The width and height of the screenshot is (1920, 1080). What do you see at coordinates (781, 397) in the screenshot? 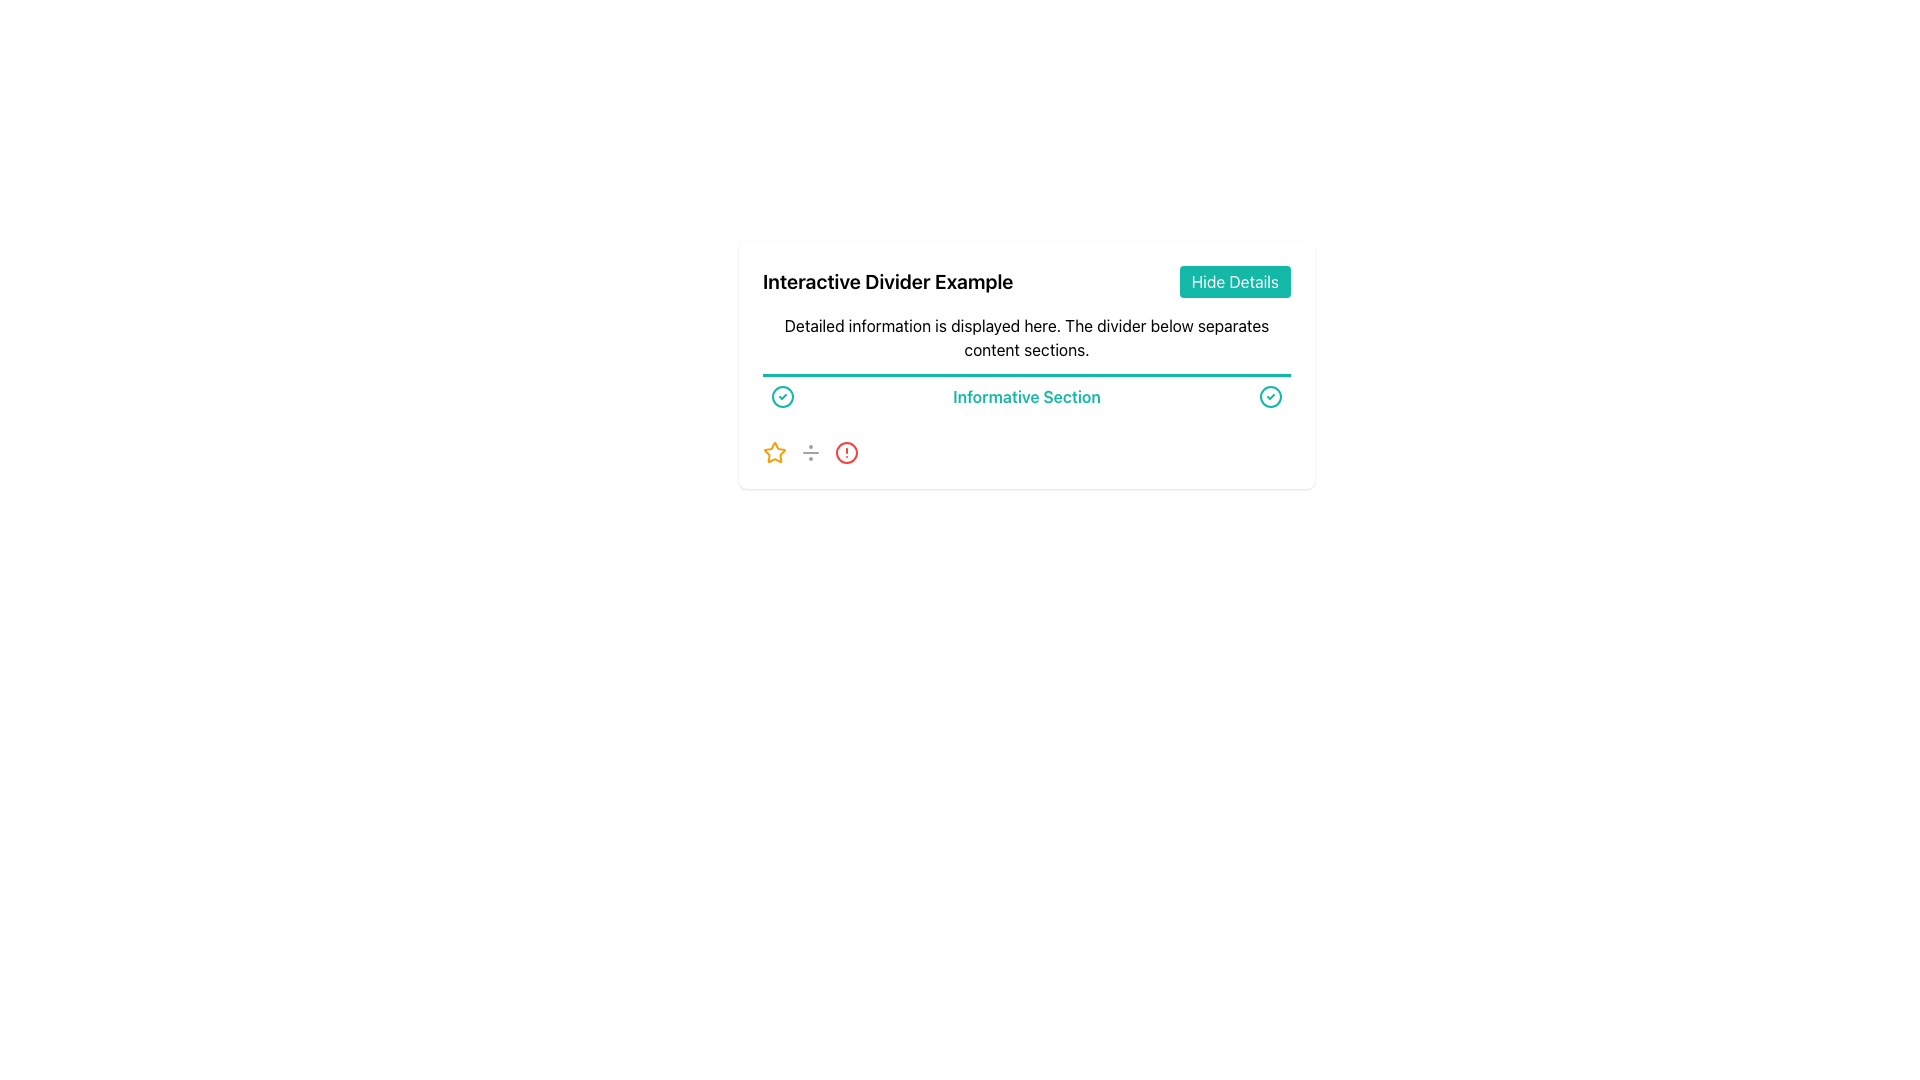
I see `the decorative SVG Circle icon that indicates completed or correct statuses, located to the right of the 'Informative Section' label in the toolbar at the bottom of the information card` at bounding box center [781, 397].